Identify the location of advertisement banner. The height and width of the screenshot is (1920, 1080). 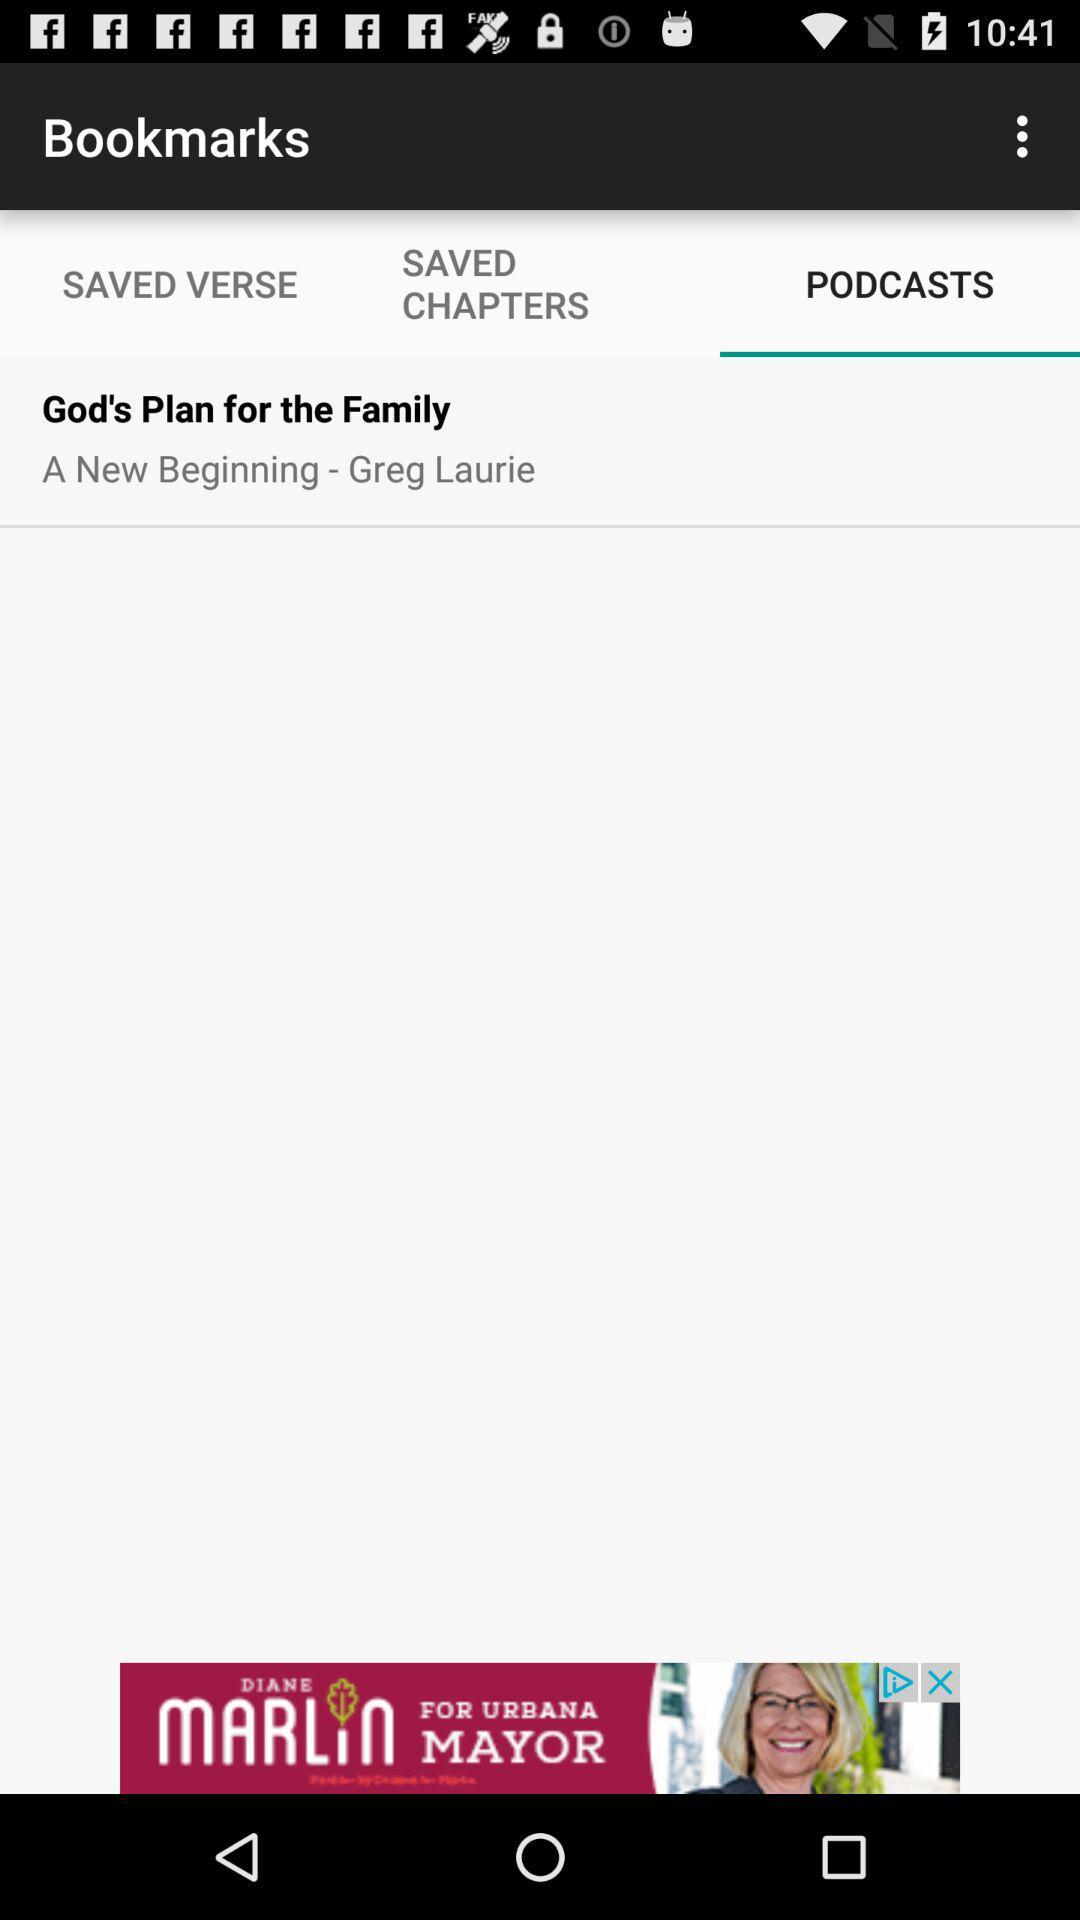
(540, 1727).